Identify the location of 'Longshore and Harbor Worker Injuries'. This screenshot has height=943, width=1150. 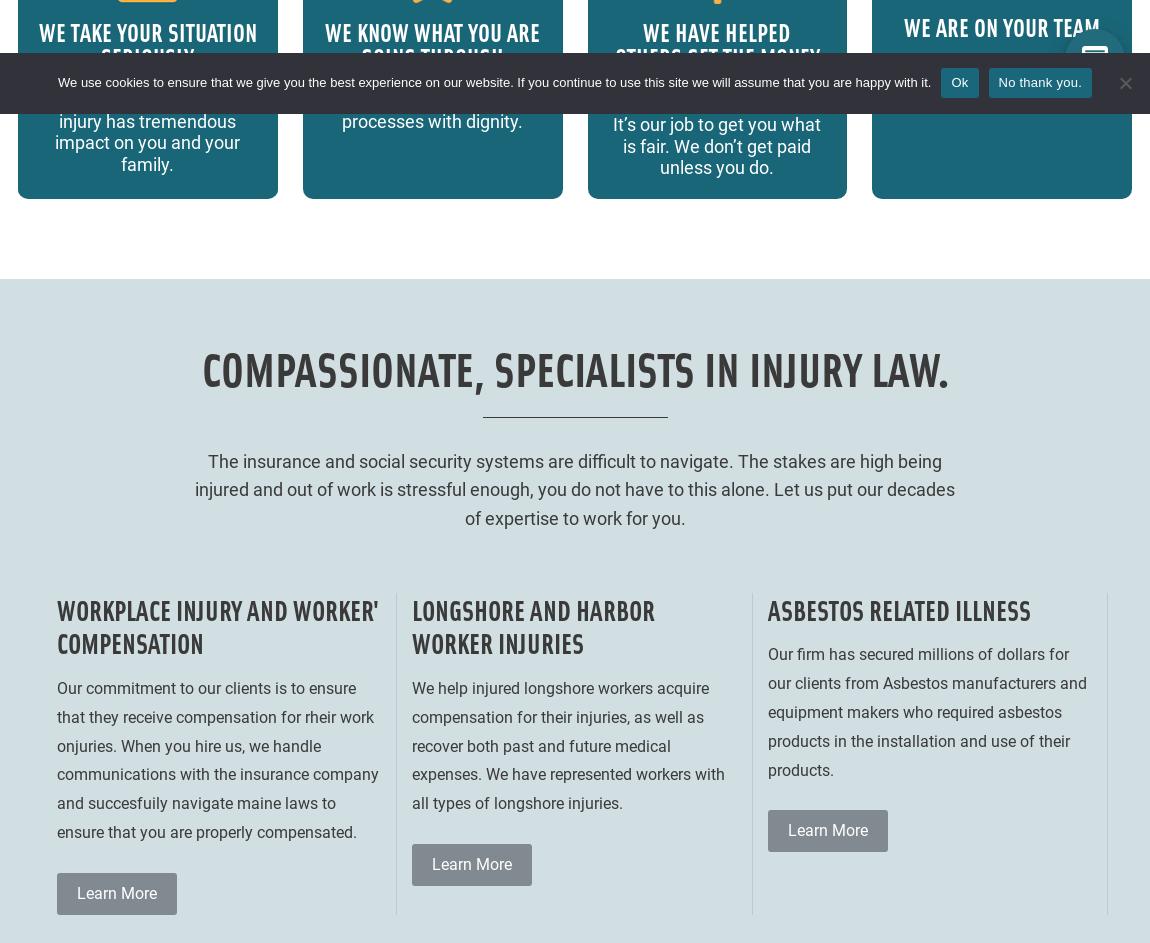
(533, 624).